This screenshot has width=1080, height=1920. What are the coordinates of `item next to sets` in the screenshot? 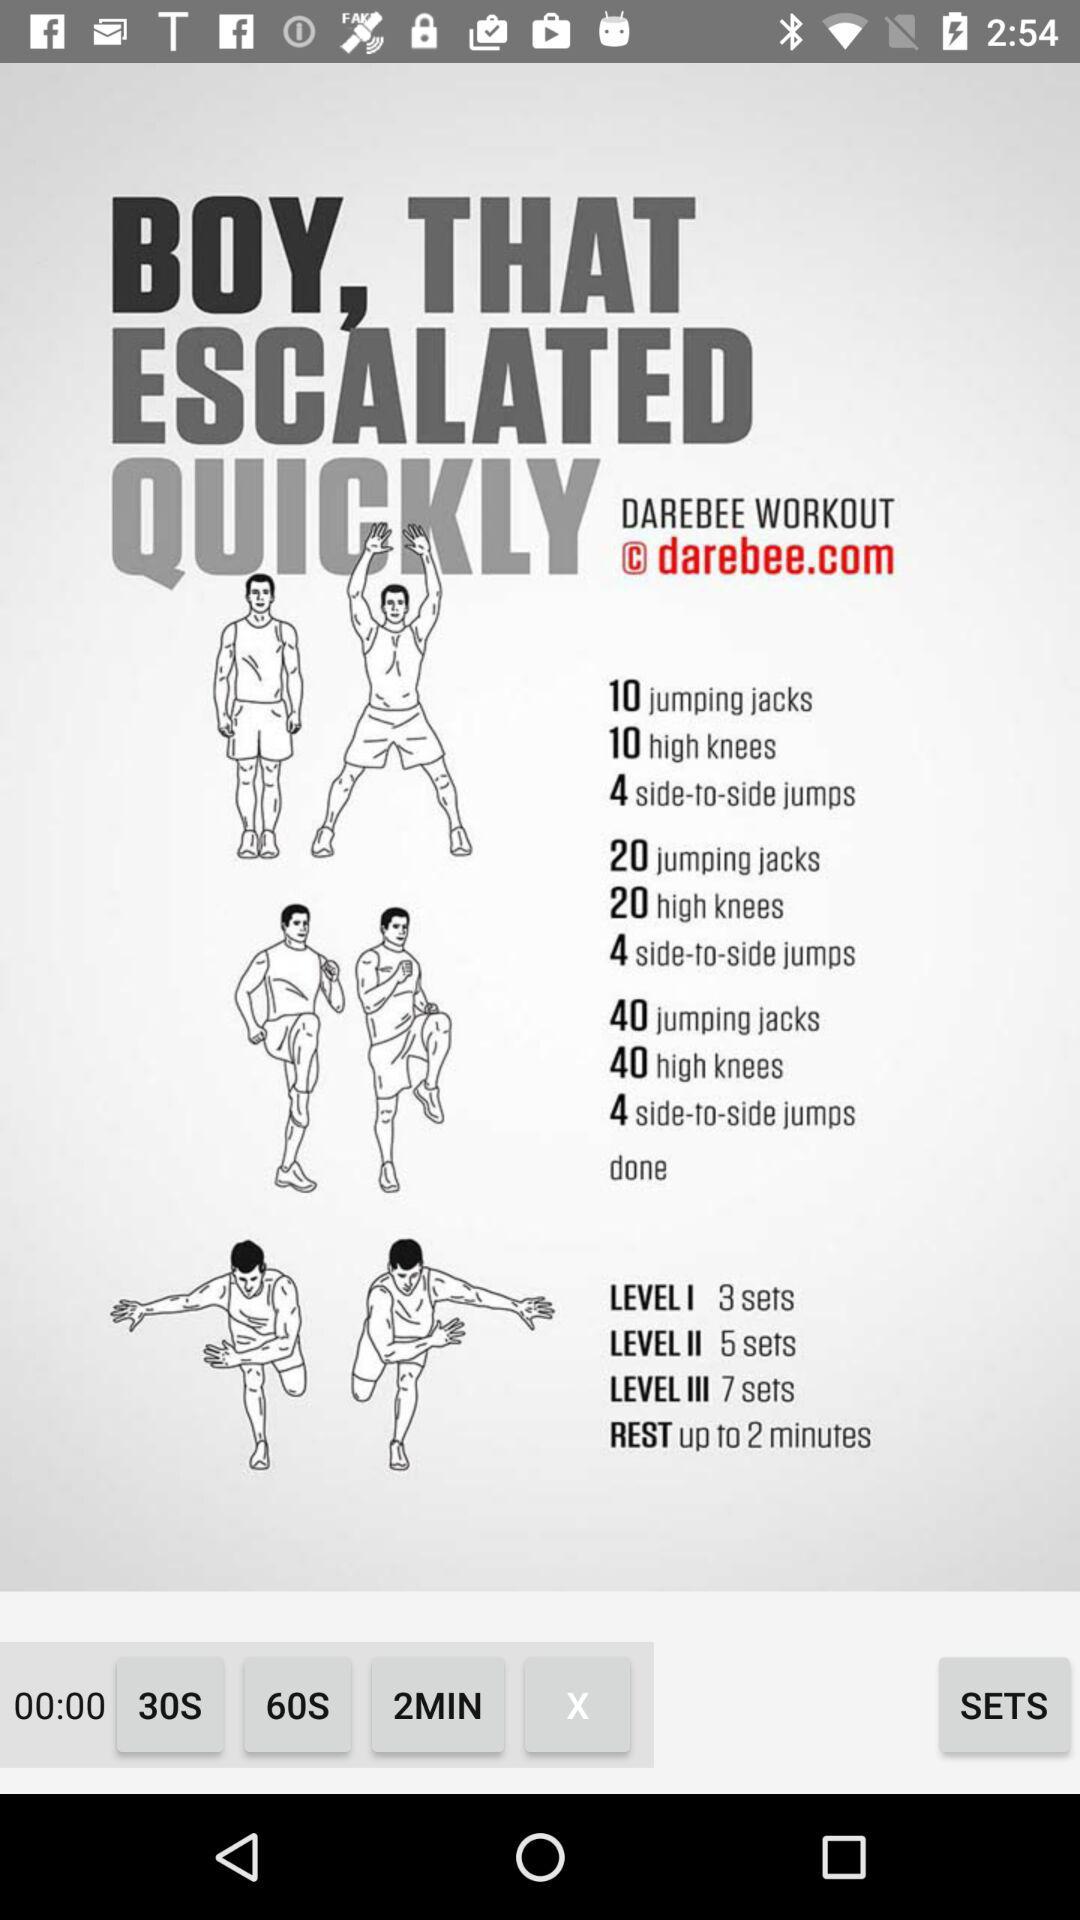 It's located at (577, 1703).